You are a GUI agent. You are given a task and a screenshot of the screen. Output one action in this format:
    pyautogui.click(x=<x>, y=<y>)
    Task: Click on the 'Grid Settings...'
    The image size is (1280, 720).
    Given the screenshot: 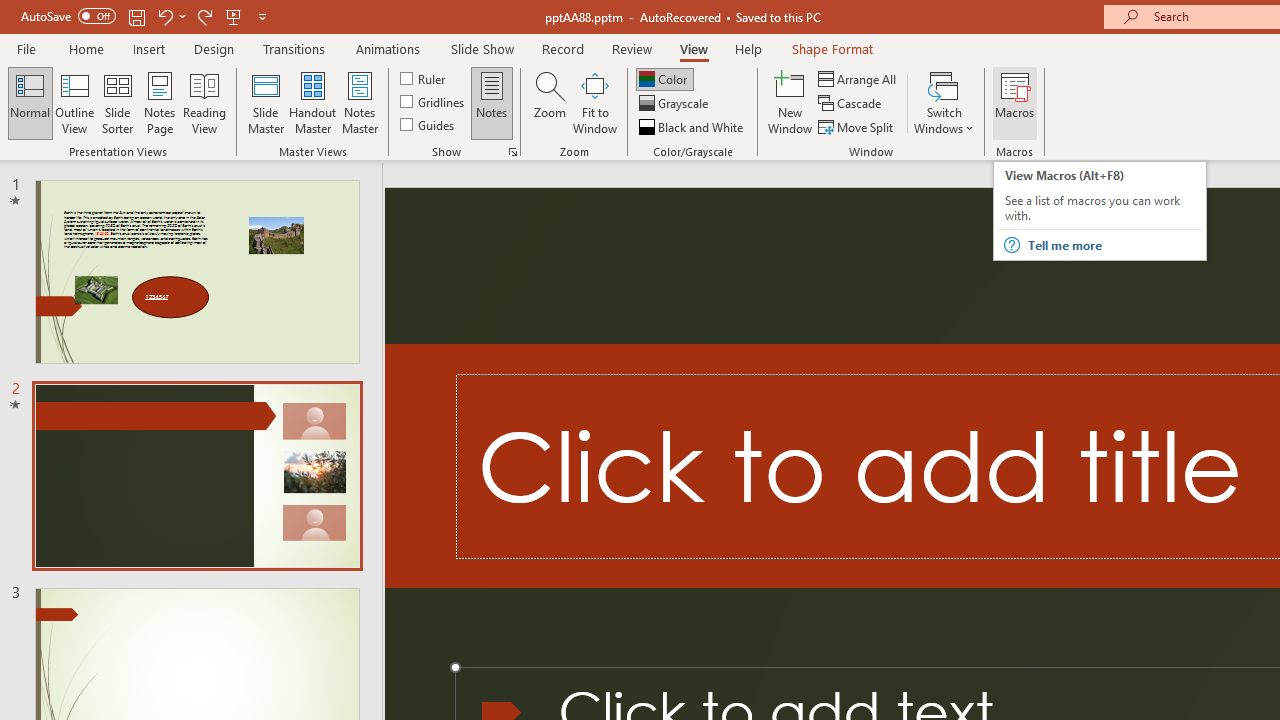 What is the action you would take?
    pyautogui.click(x=513, y=150)
    